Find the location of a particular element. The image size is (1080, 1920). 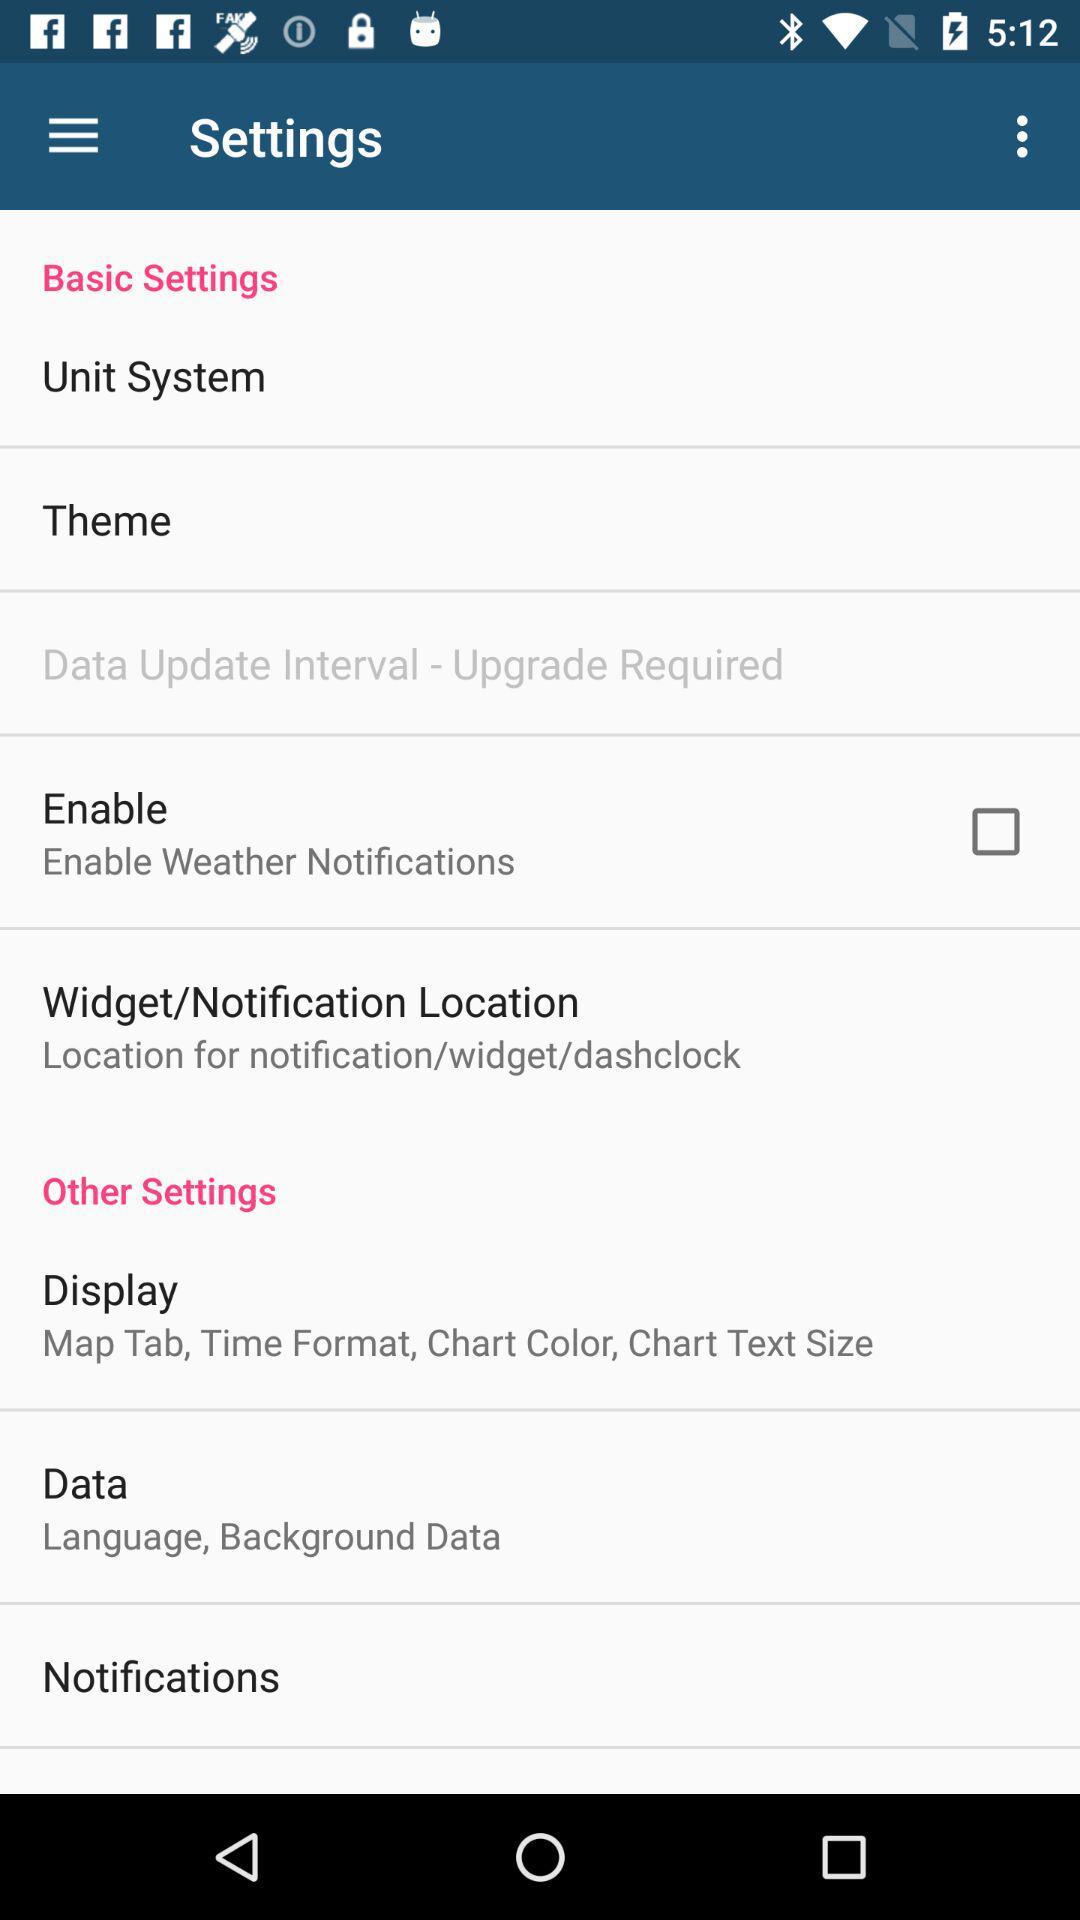

the item below display item is located at coordinates (457, 1341).